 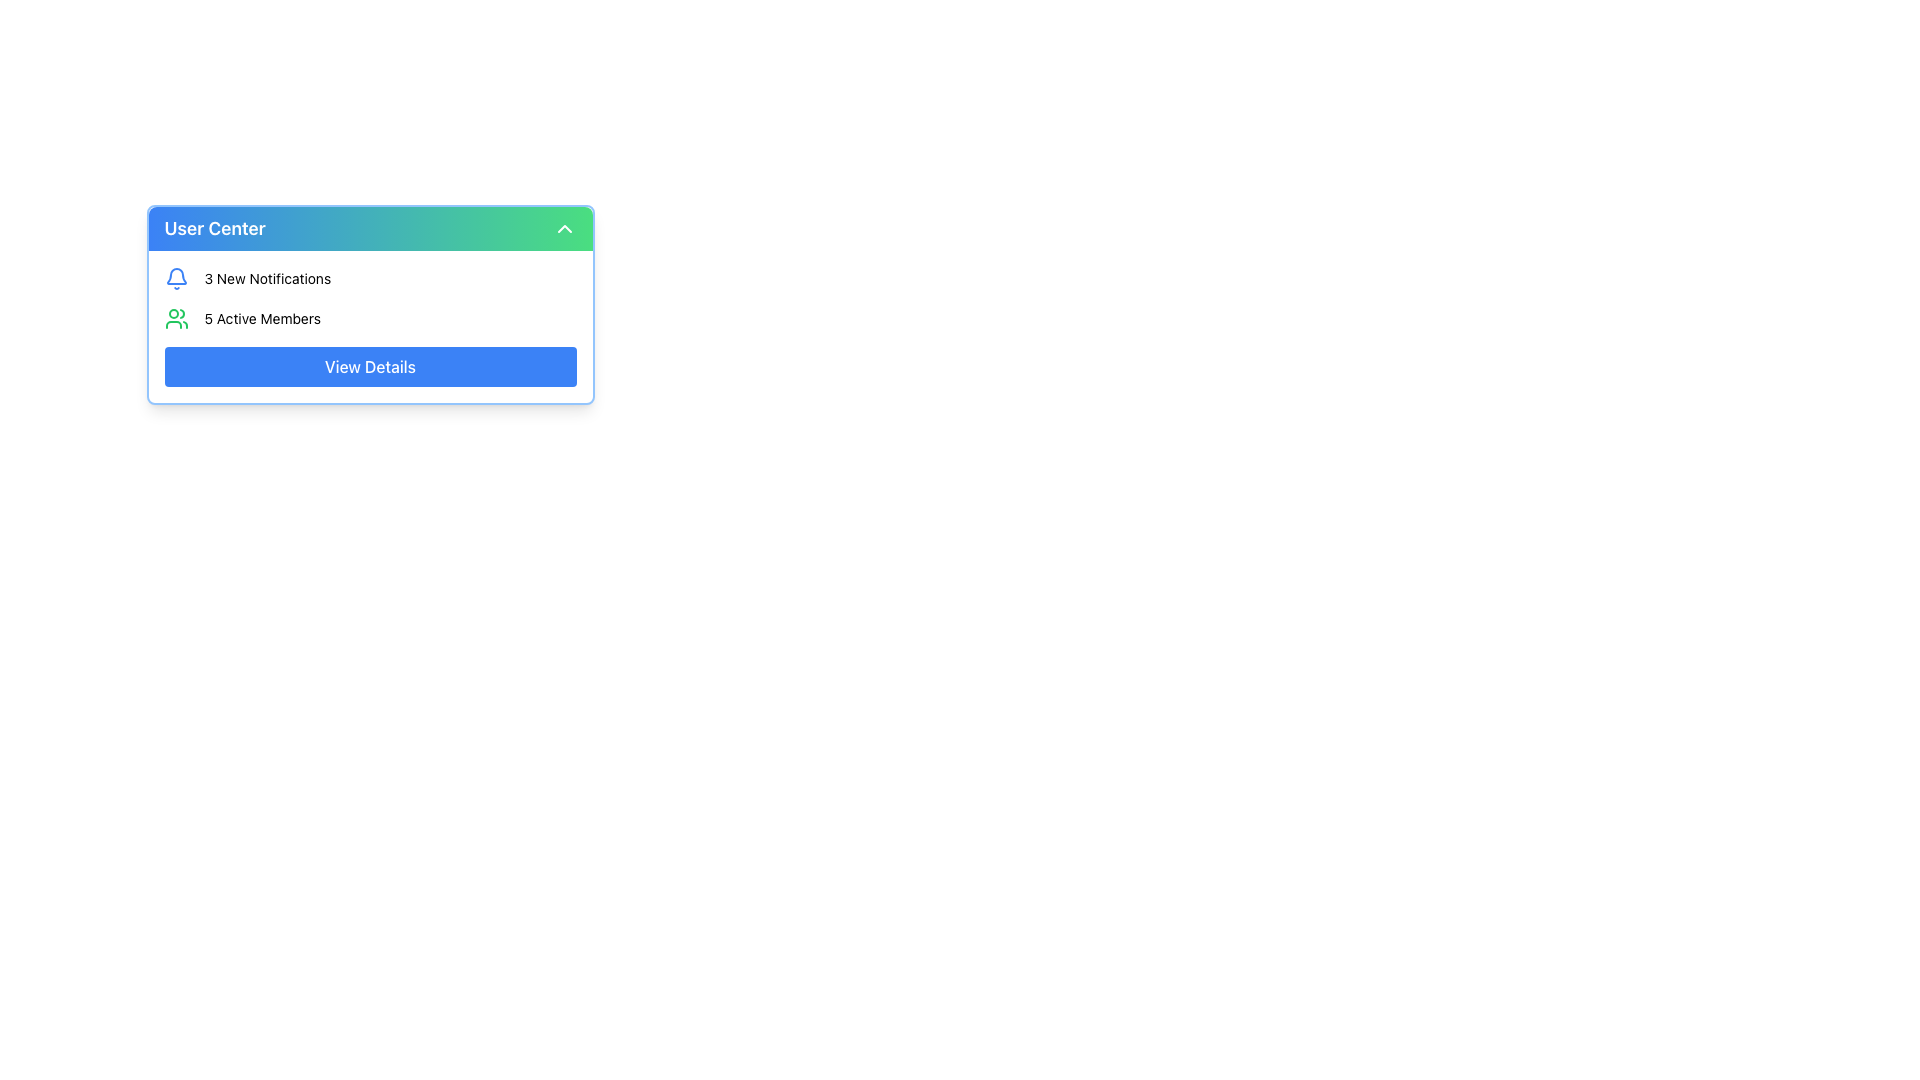 What do you see at coordinates (563, 227) in the screenshot?
I see `the white upward-pointing chevron icon with a green background located in the upper right corner of the 'User Center' header` at bounding box center [563, 227].